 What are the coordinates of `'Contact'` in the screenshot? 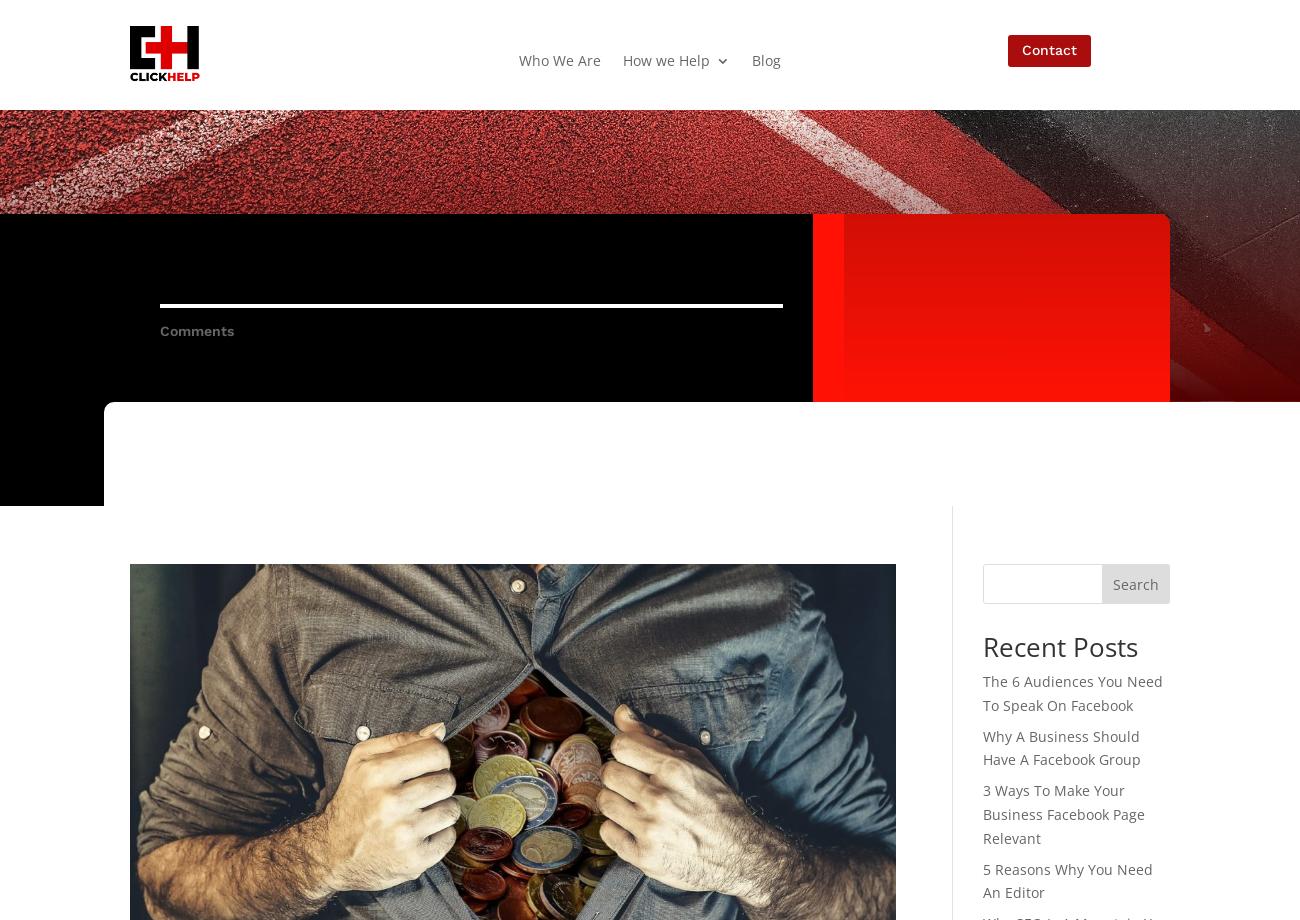 It's located at (1048, 49).